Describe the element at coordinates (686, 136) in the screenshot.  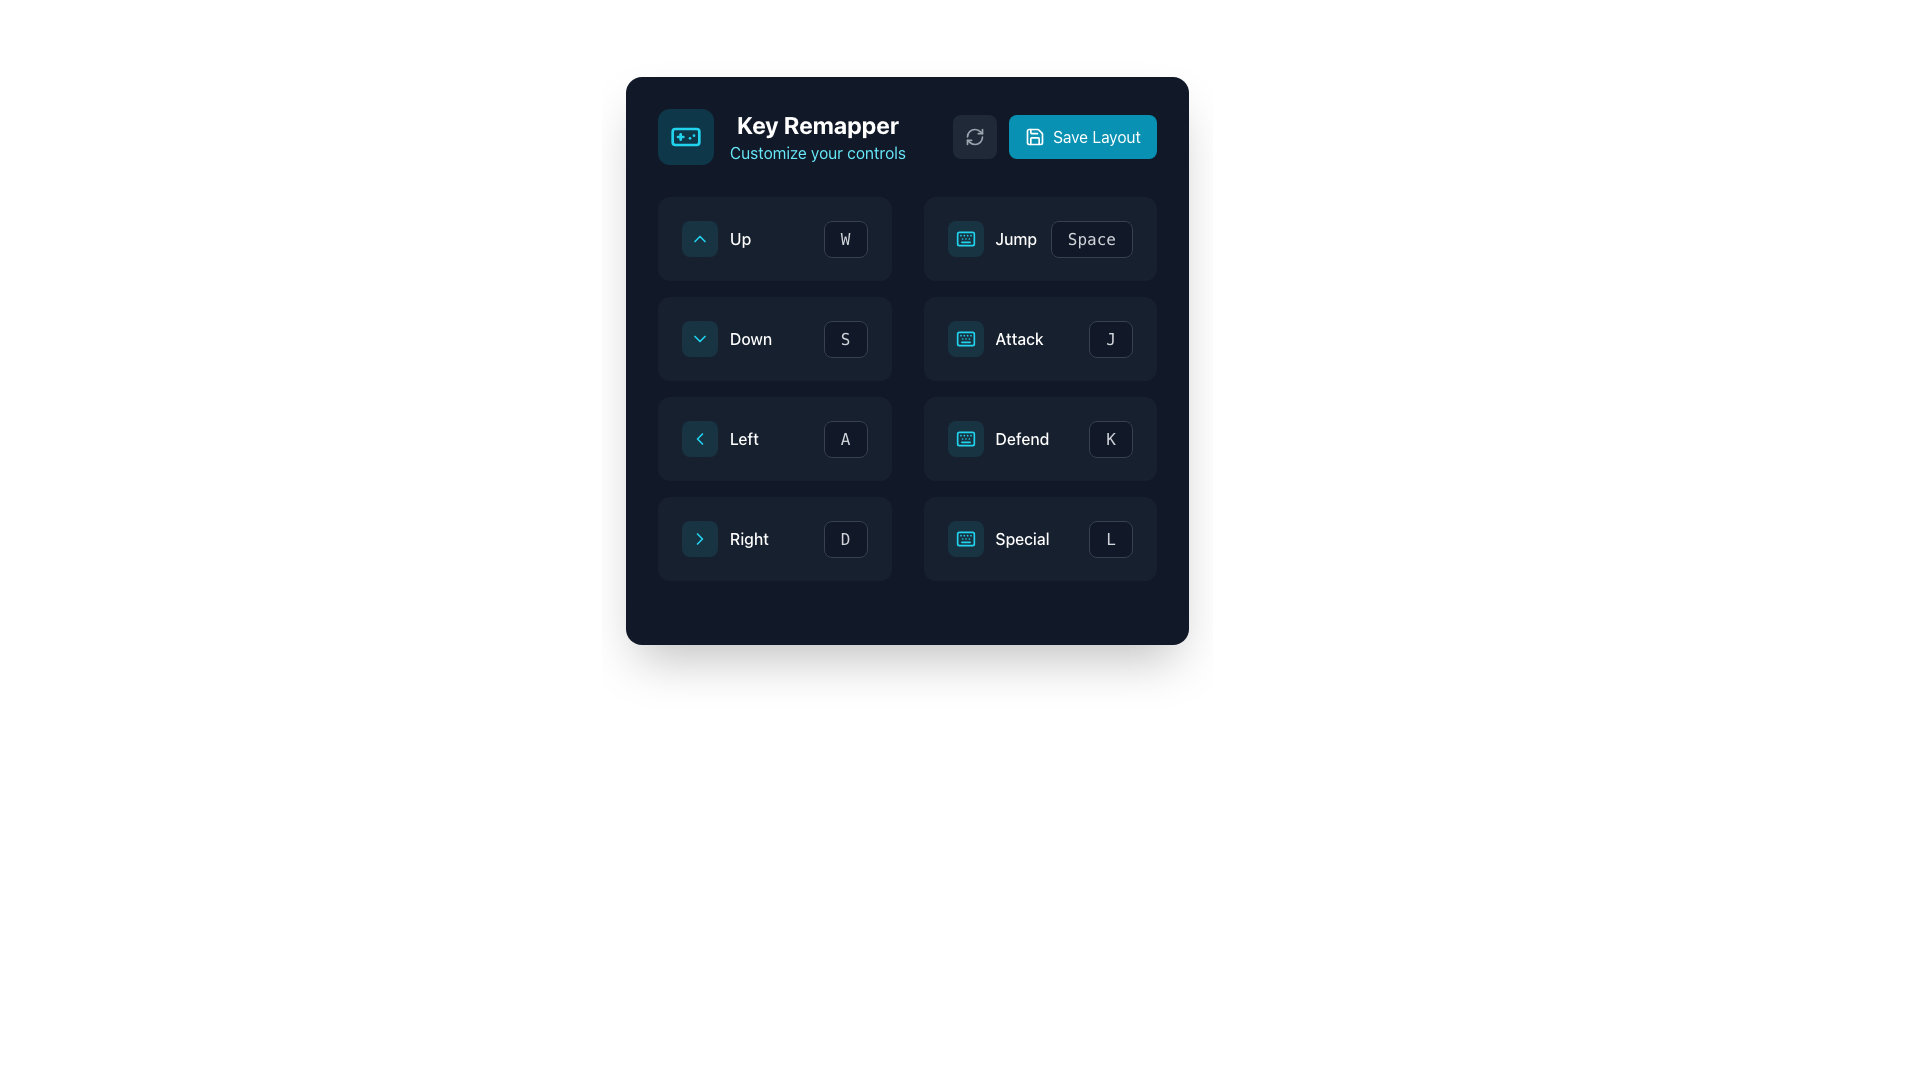
I see `the Icon Button with a cyan border and a game controller icon` at that location.